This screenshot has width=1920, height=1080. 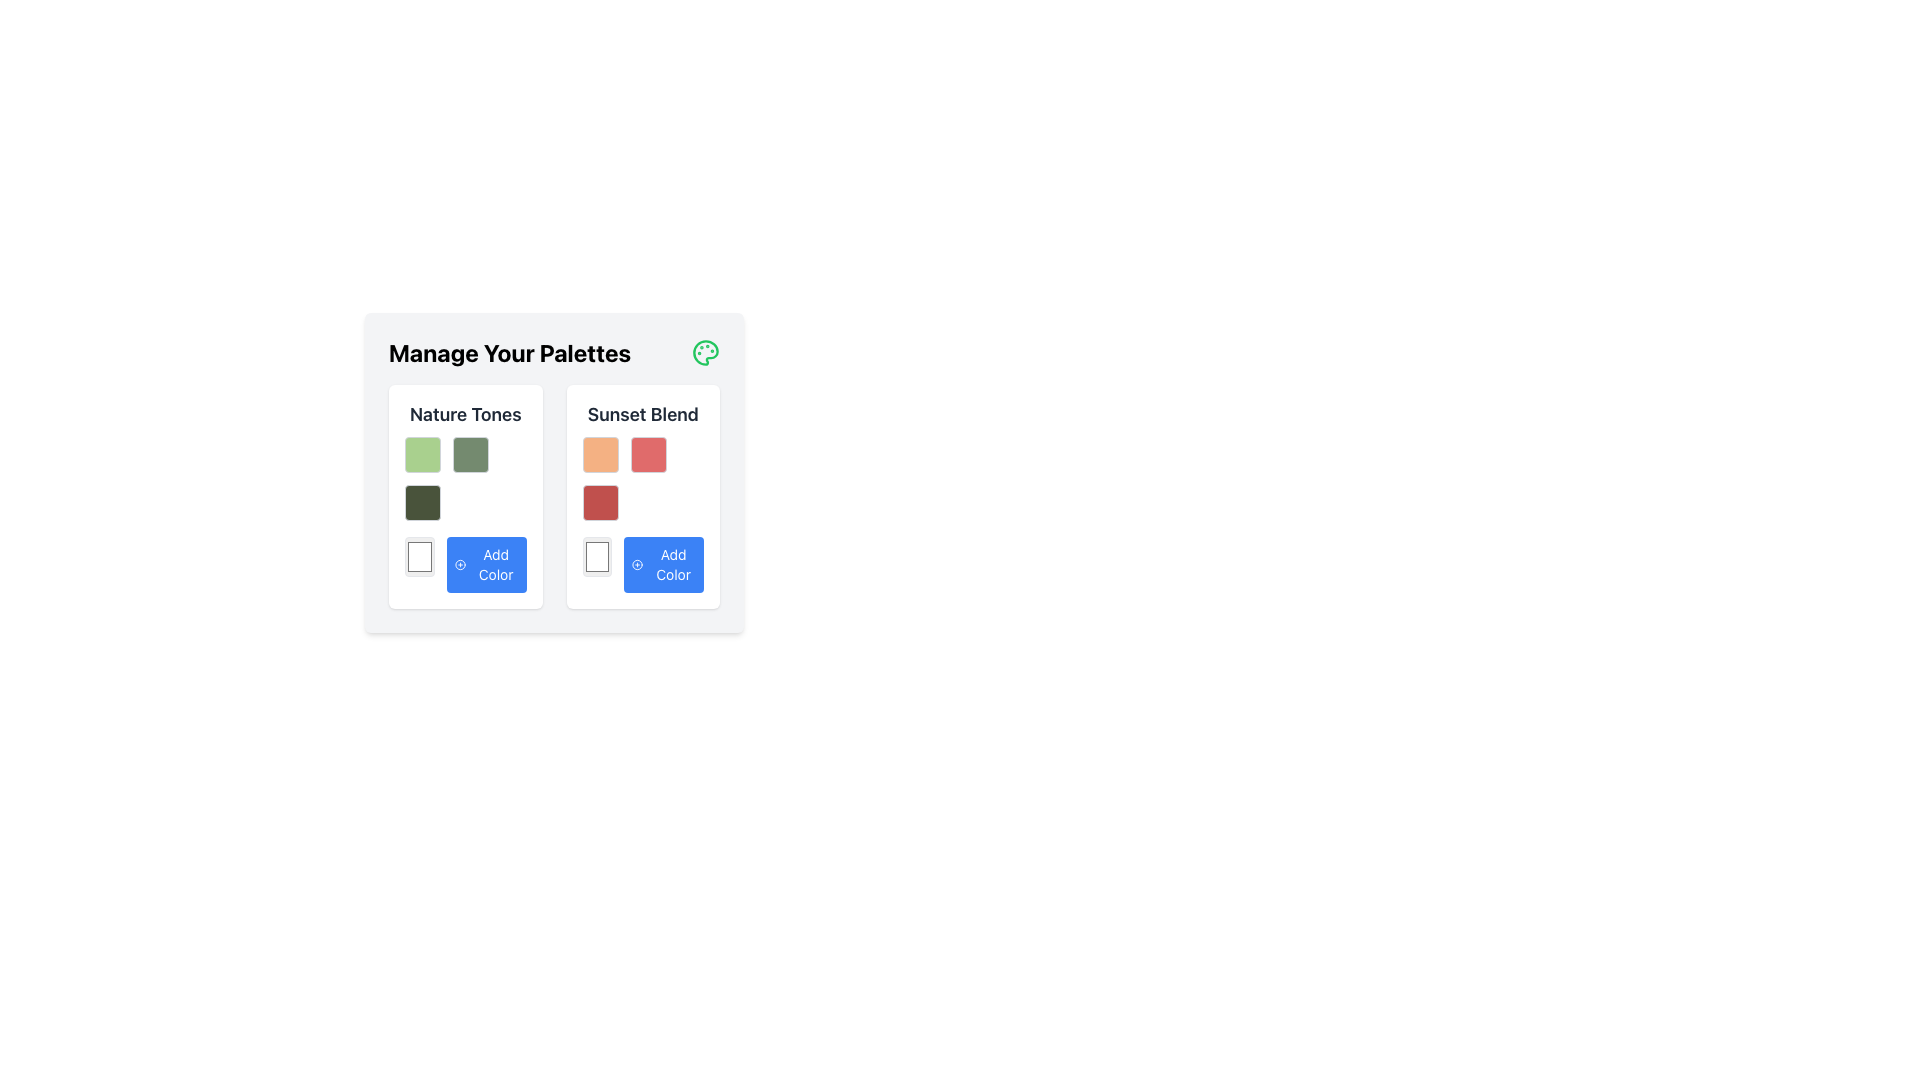 What do you see at coordinates (636, 564) in the screenshot?
I see `the circular icon with a plus sign at its center, located to the left of the 'Add Color' text in the 'Sunset Blend' palette section` at bounding box center [636, 564].